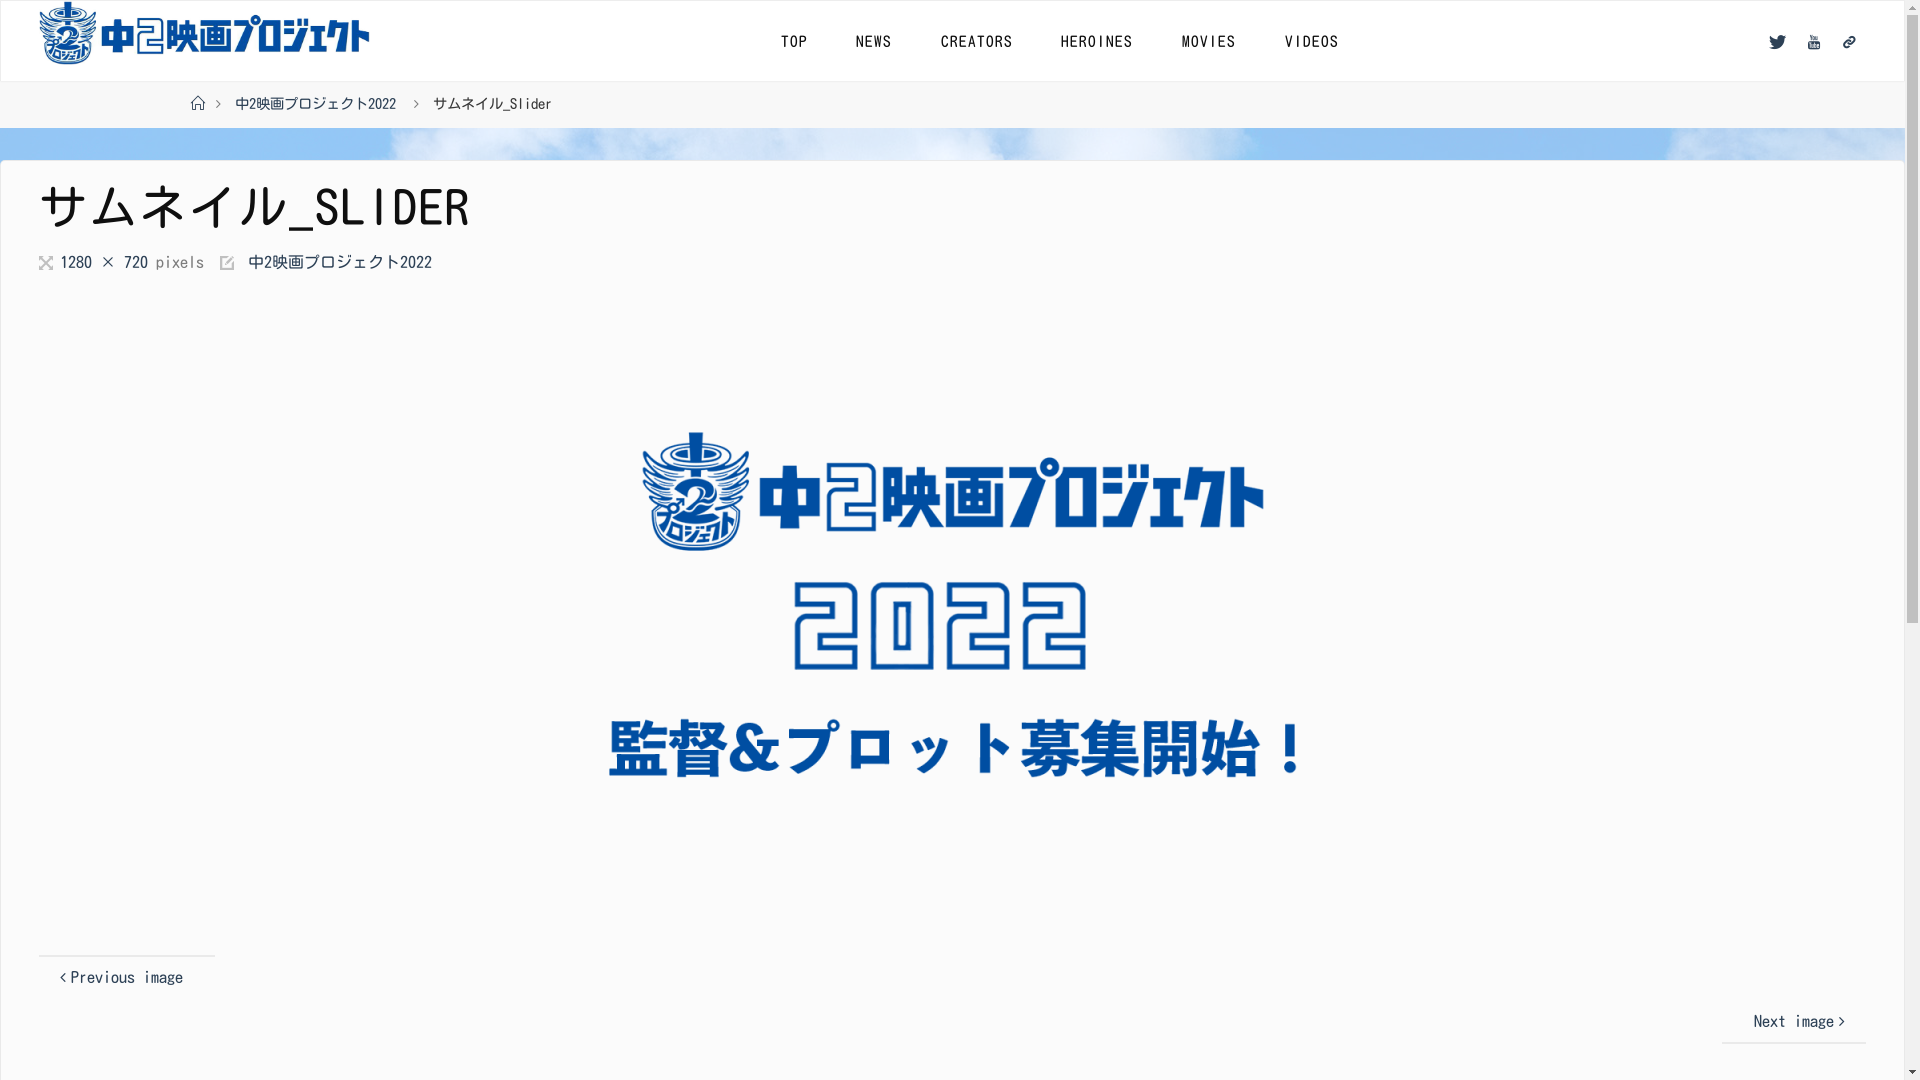  What do you see at coordinates (1311, 41) in the screenshot?
I see `'VIDEOS'` at bounding box center [1311, 41].